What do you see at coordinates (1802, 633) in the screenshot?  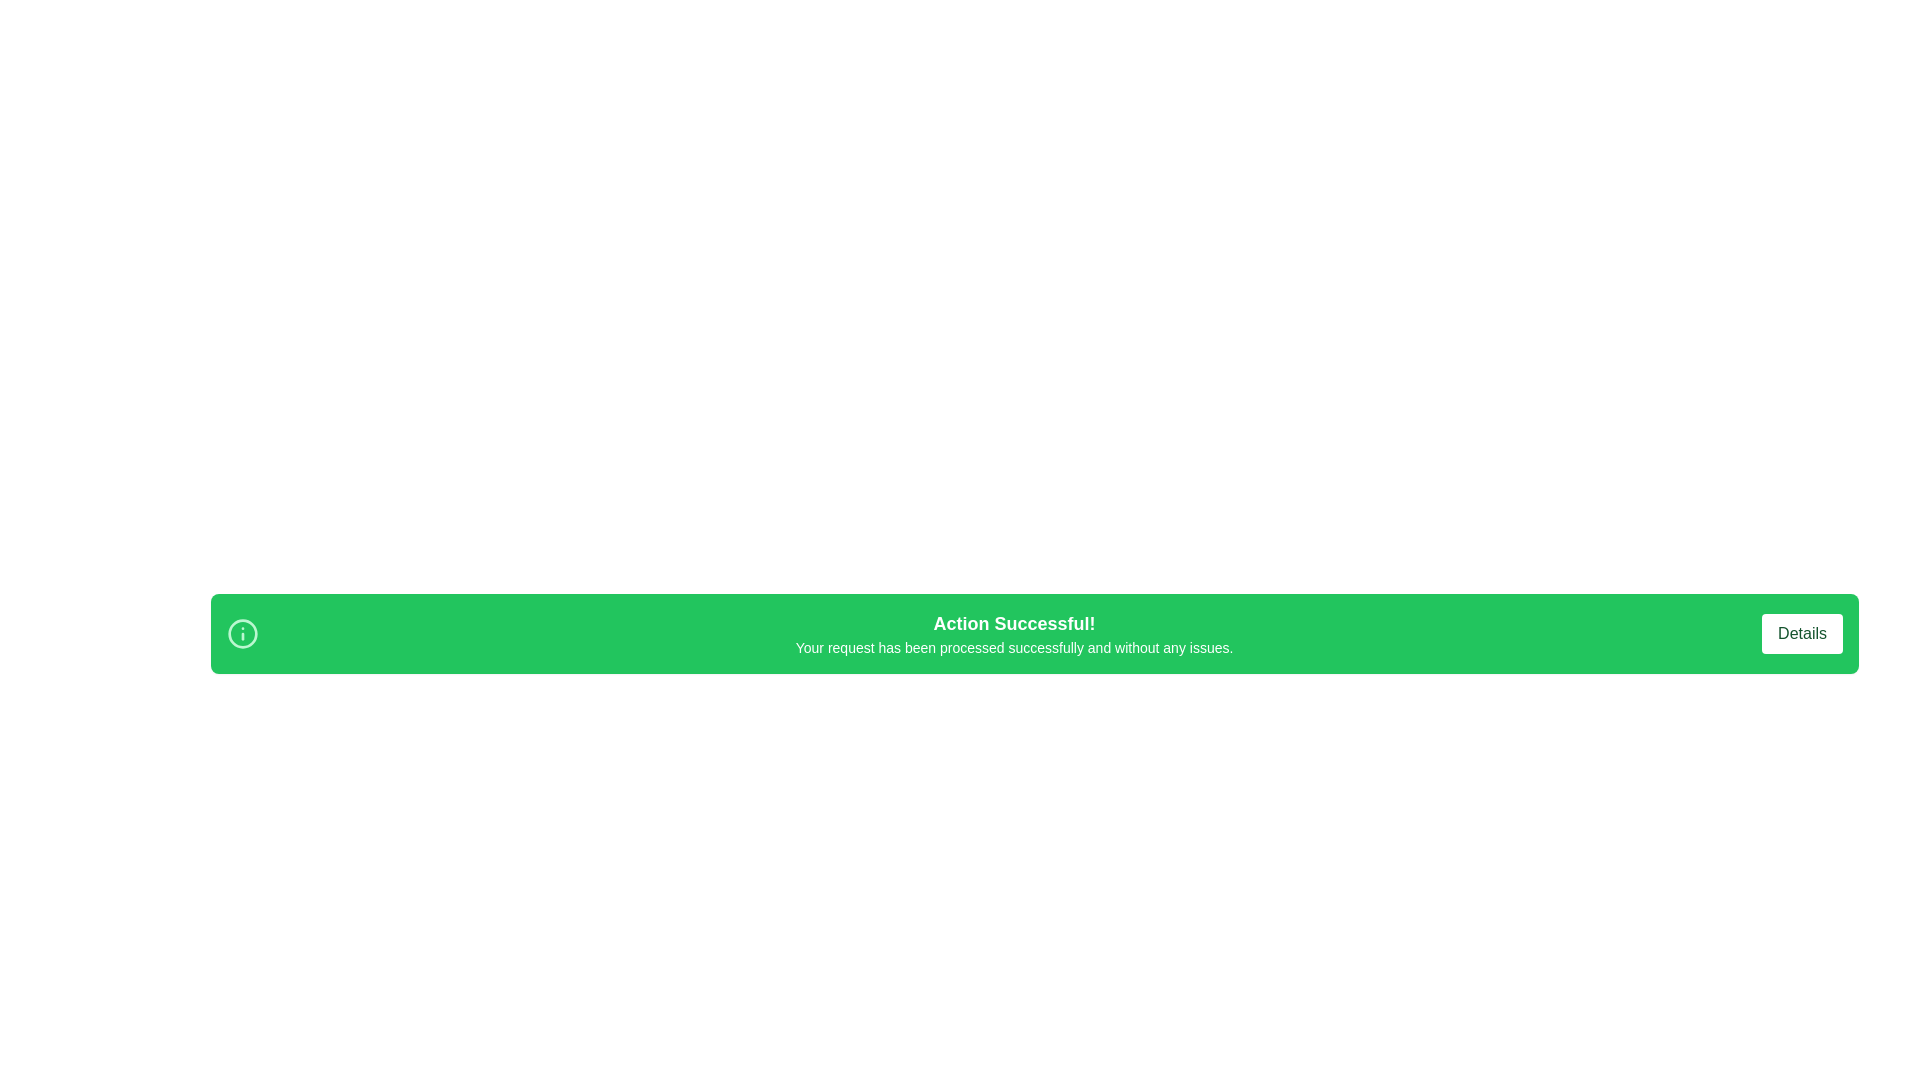 I see `the 'Details' button to view additional information` at bounding box center [1802, 633].